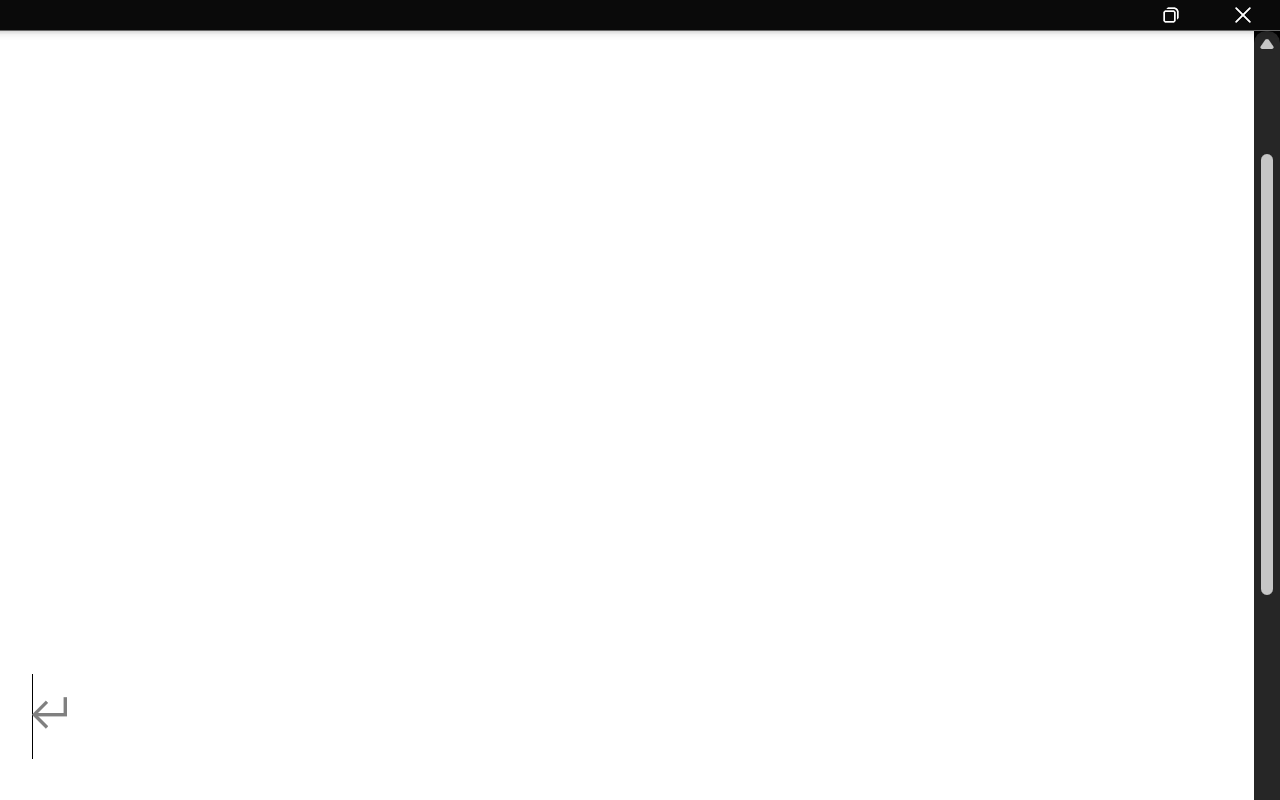 The width and height of the screenshot is (1280, 800). Describe the element at coordinates (1243, 15) in the screenshot. I see `'Close'` at that location.